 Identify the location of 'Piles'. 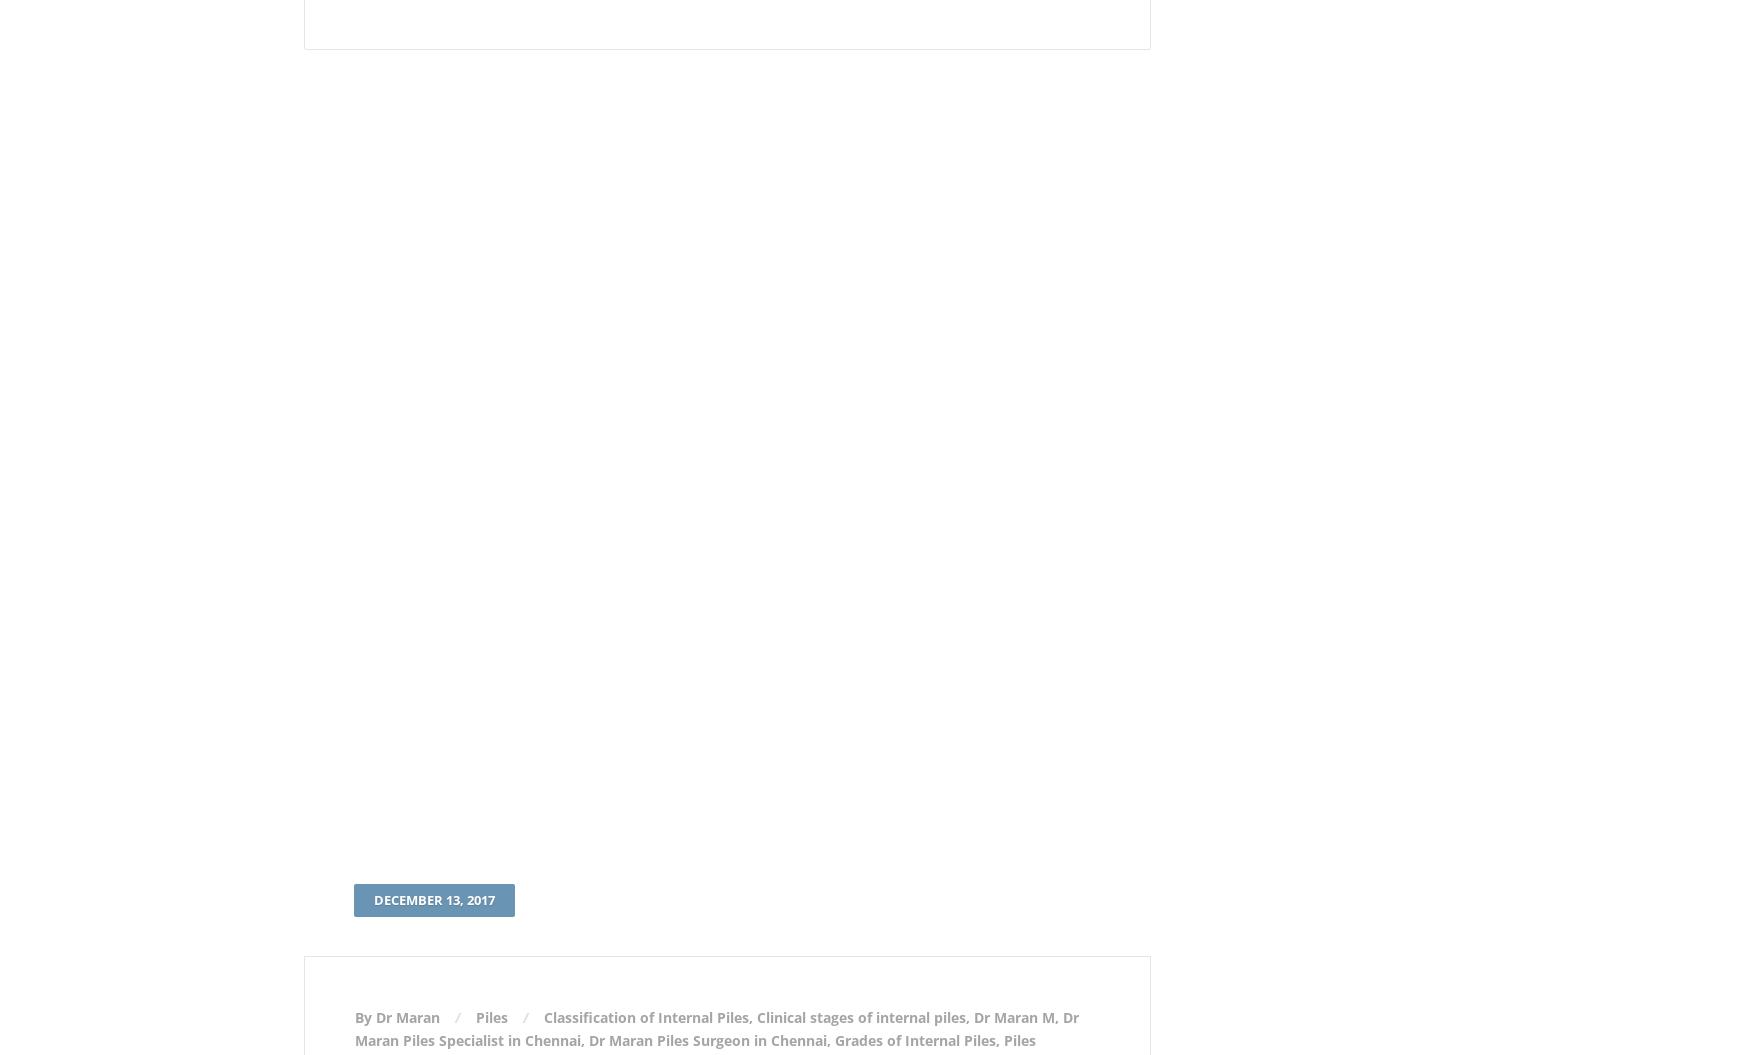
(490, 1016).